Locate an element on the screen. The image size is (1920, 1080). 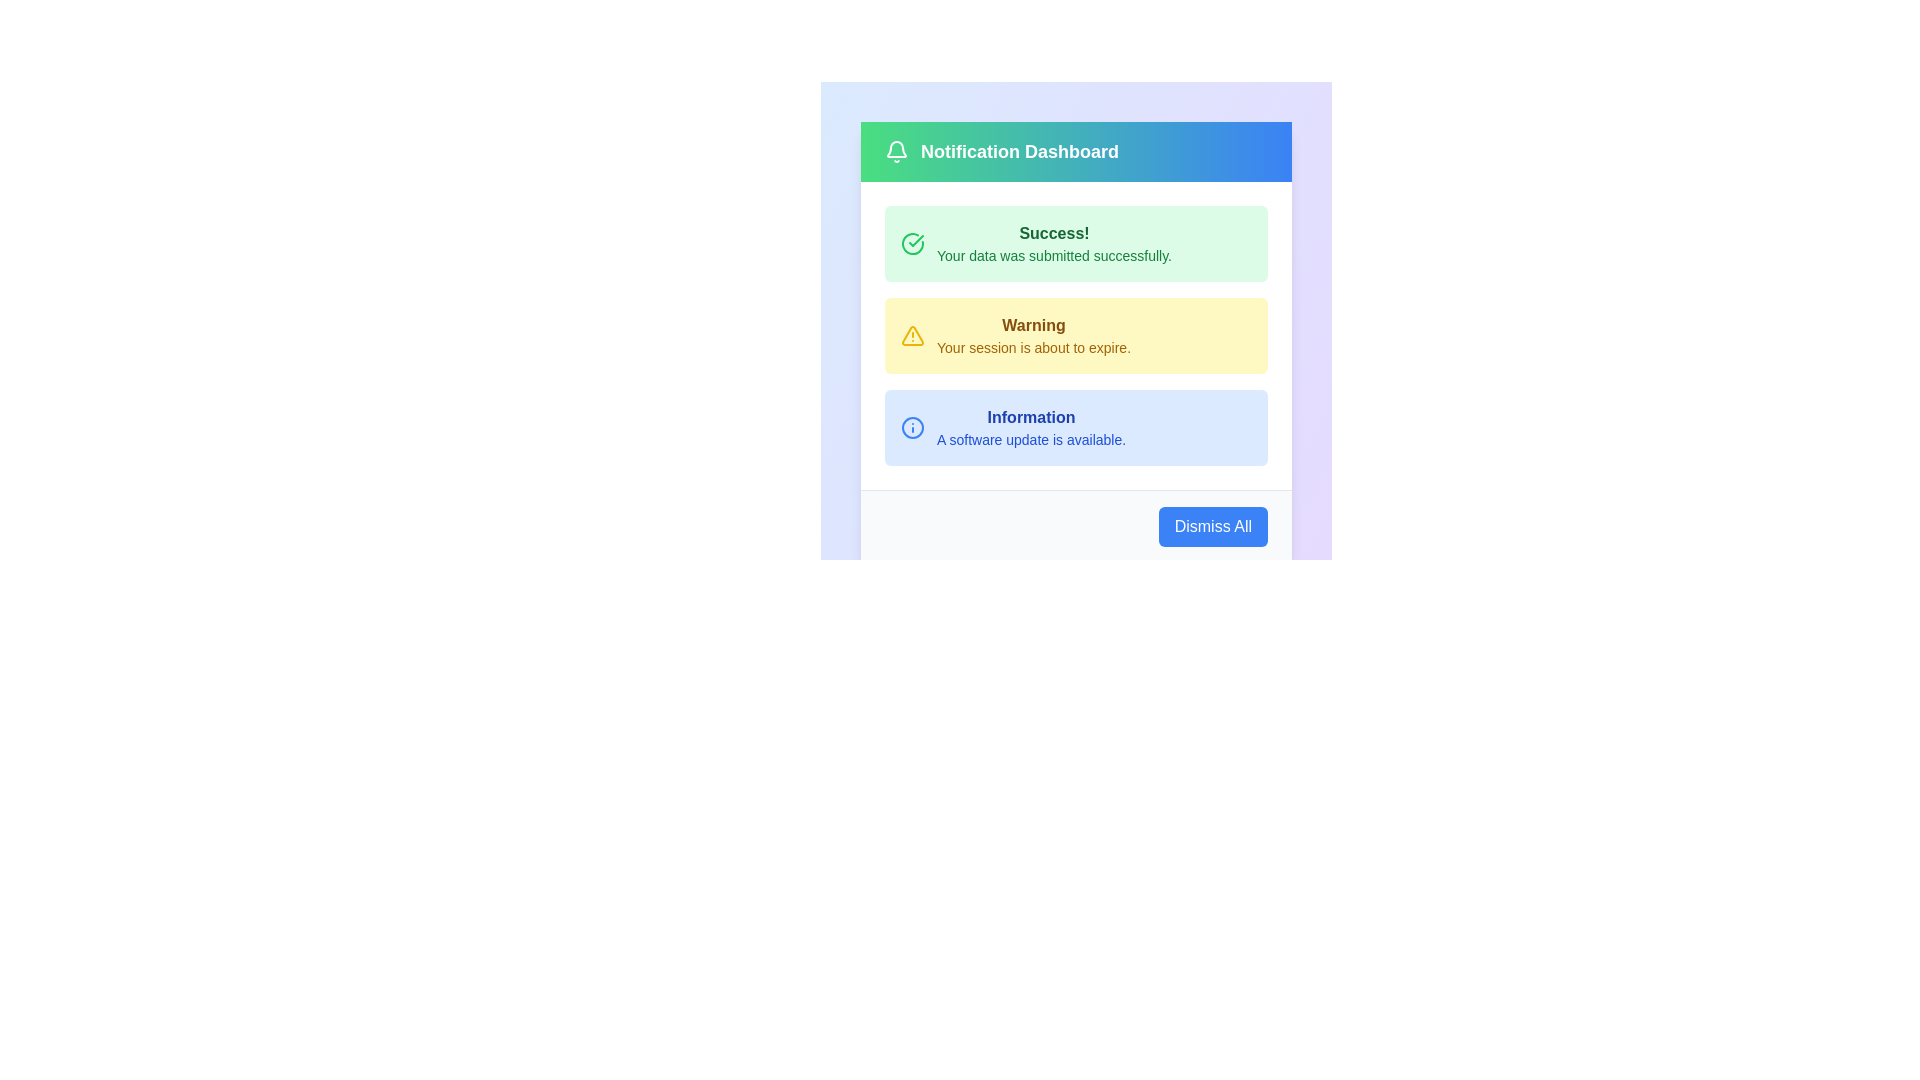
success notification message displayed in the Text block located within the green notification card at the top of the notification stack, centered below the 'Notification Dashboard' heading is located at coordinates (1053, 242).